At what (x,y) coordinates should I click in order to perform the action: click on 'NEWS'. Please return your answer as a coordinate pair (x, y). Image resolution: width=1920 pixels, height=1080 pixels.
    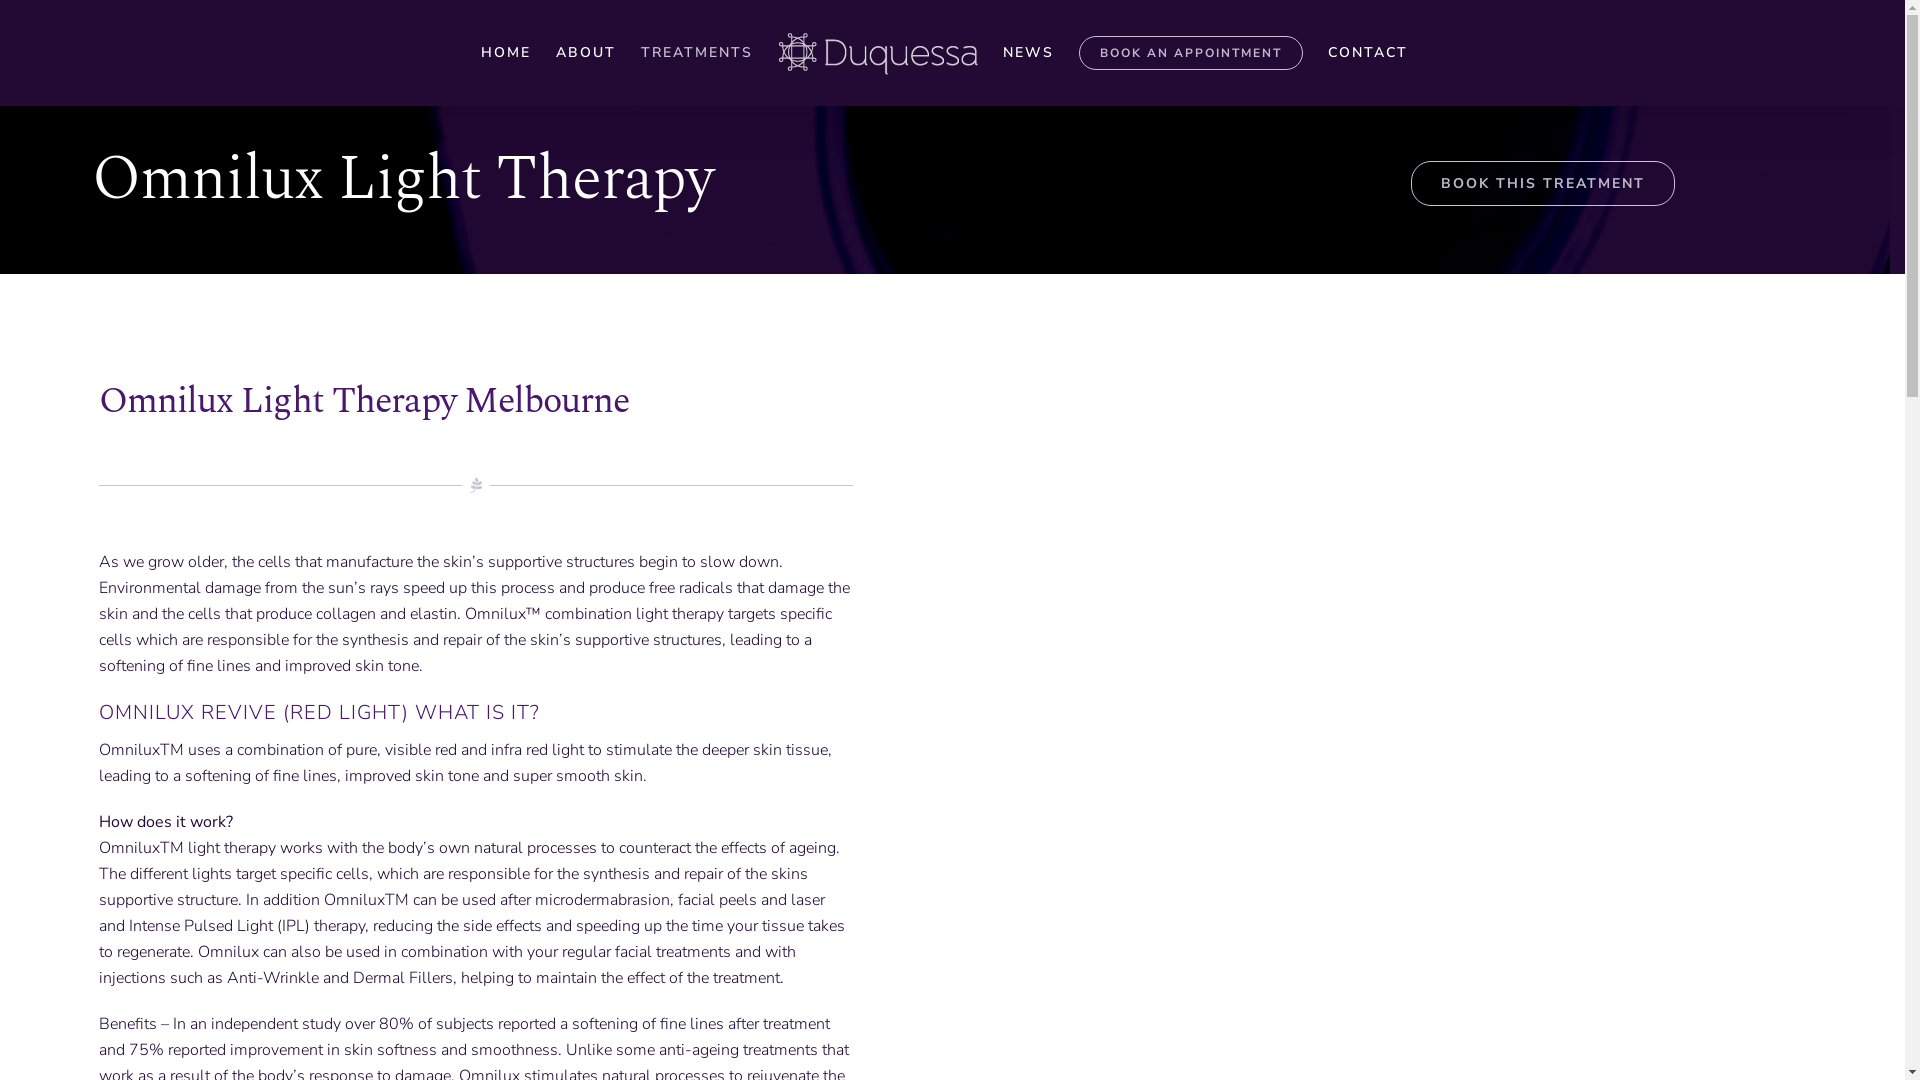
    Looking at the image, I should click on (1027, 52).